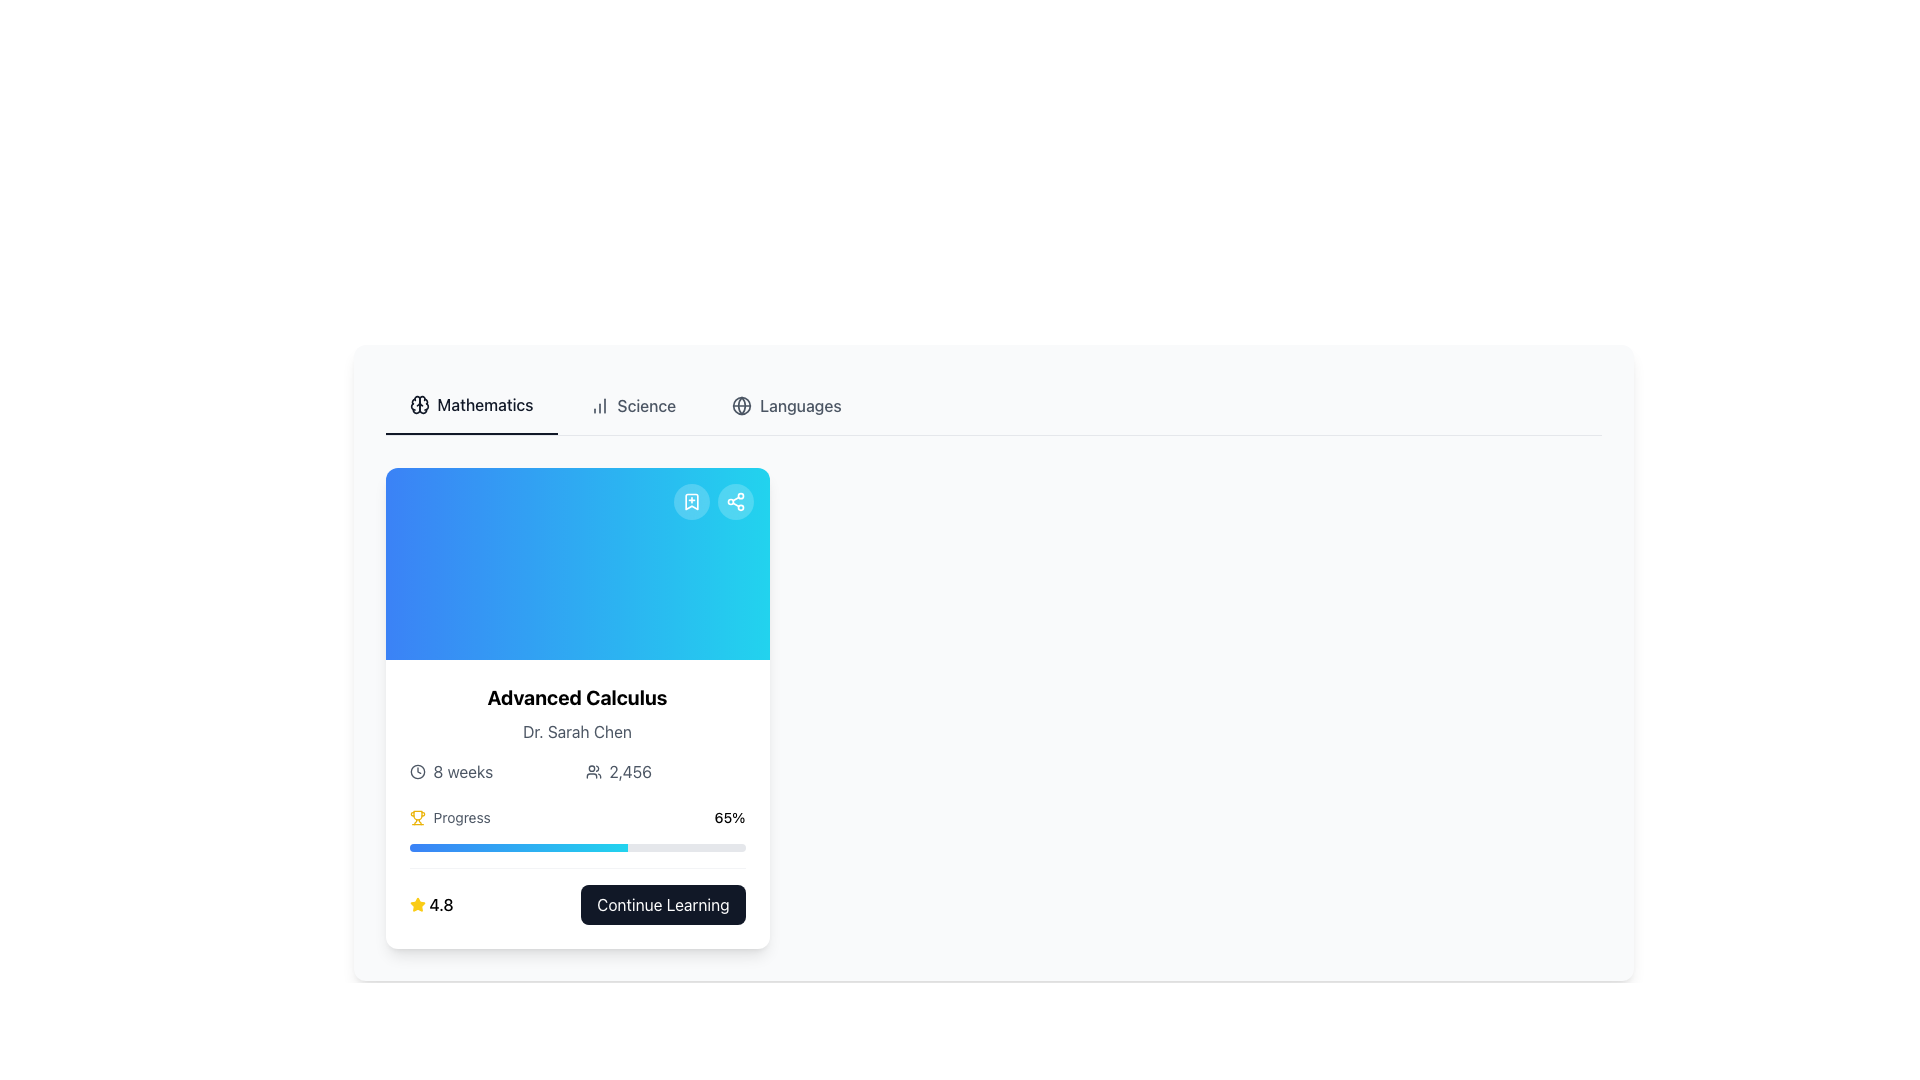 This screenshot has width=1920, height=1080. Describe the element at coordinates (576, 865) in the screenshot. I see `the progress percentage displayed in the Progress Indicator with Supporting Text for the 'Advanced Calculus' course, which shows '65%'` at that location.